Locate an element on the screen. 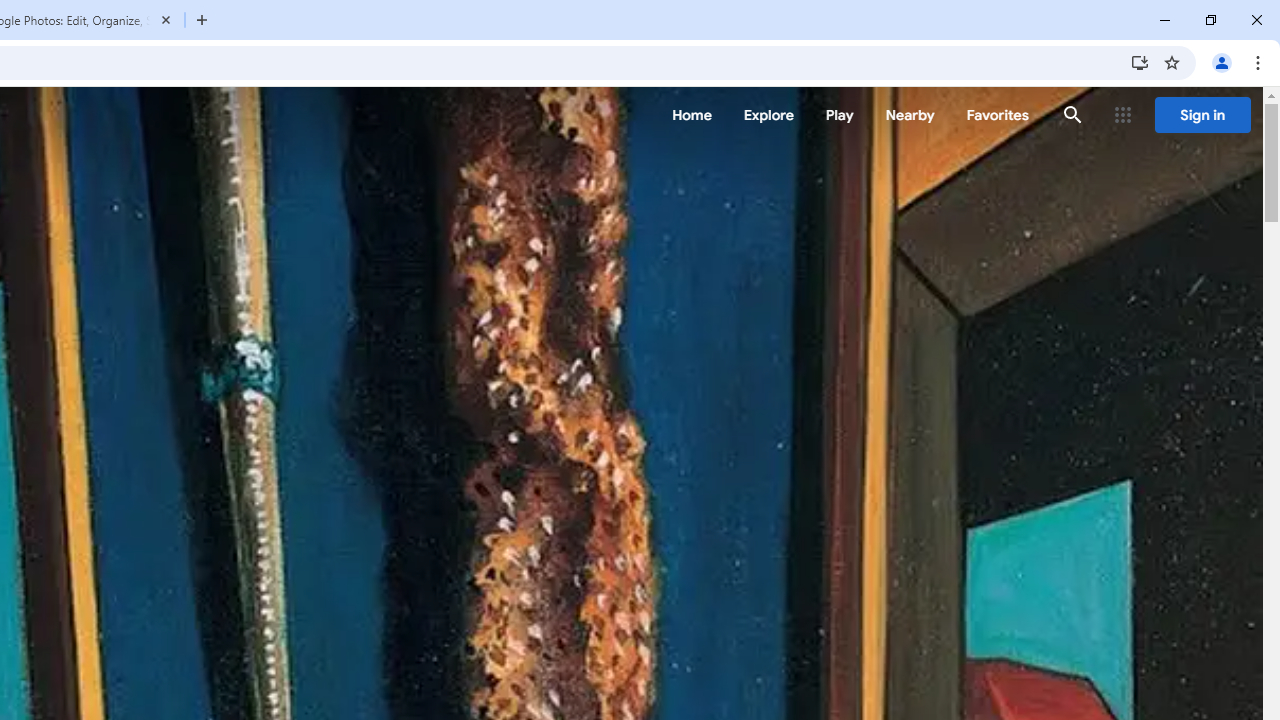 The image size is (1280, 720). 'New Tab' is located at coordinates (202, 20).